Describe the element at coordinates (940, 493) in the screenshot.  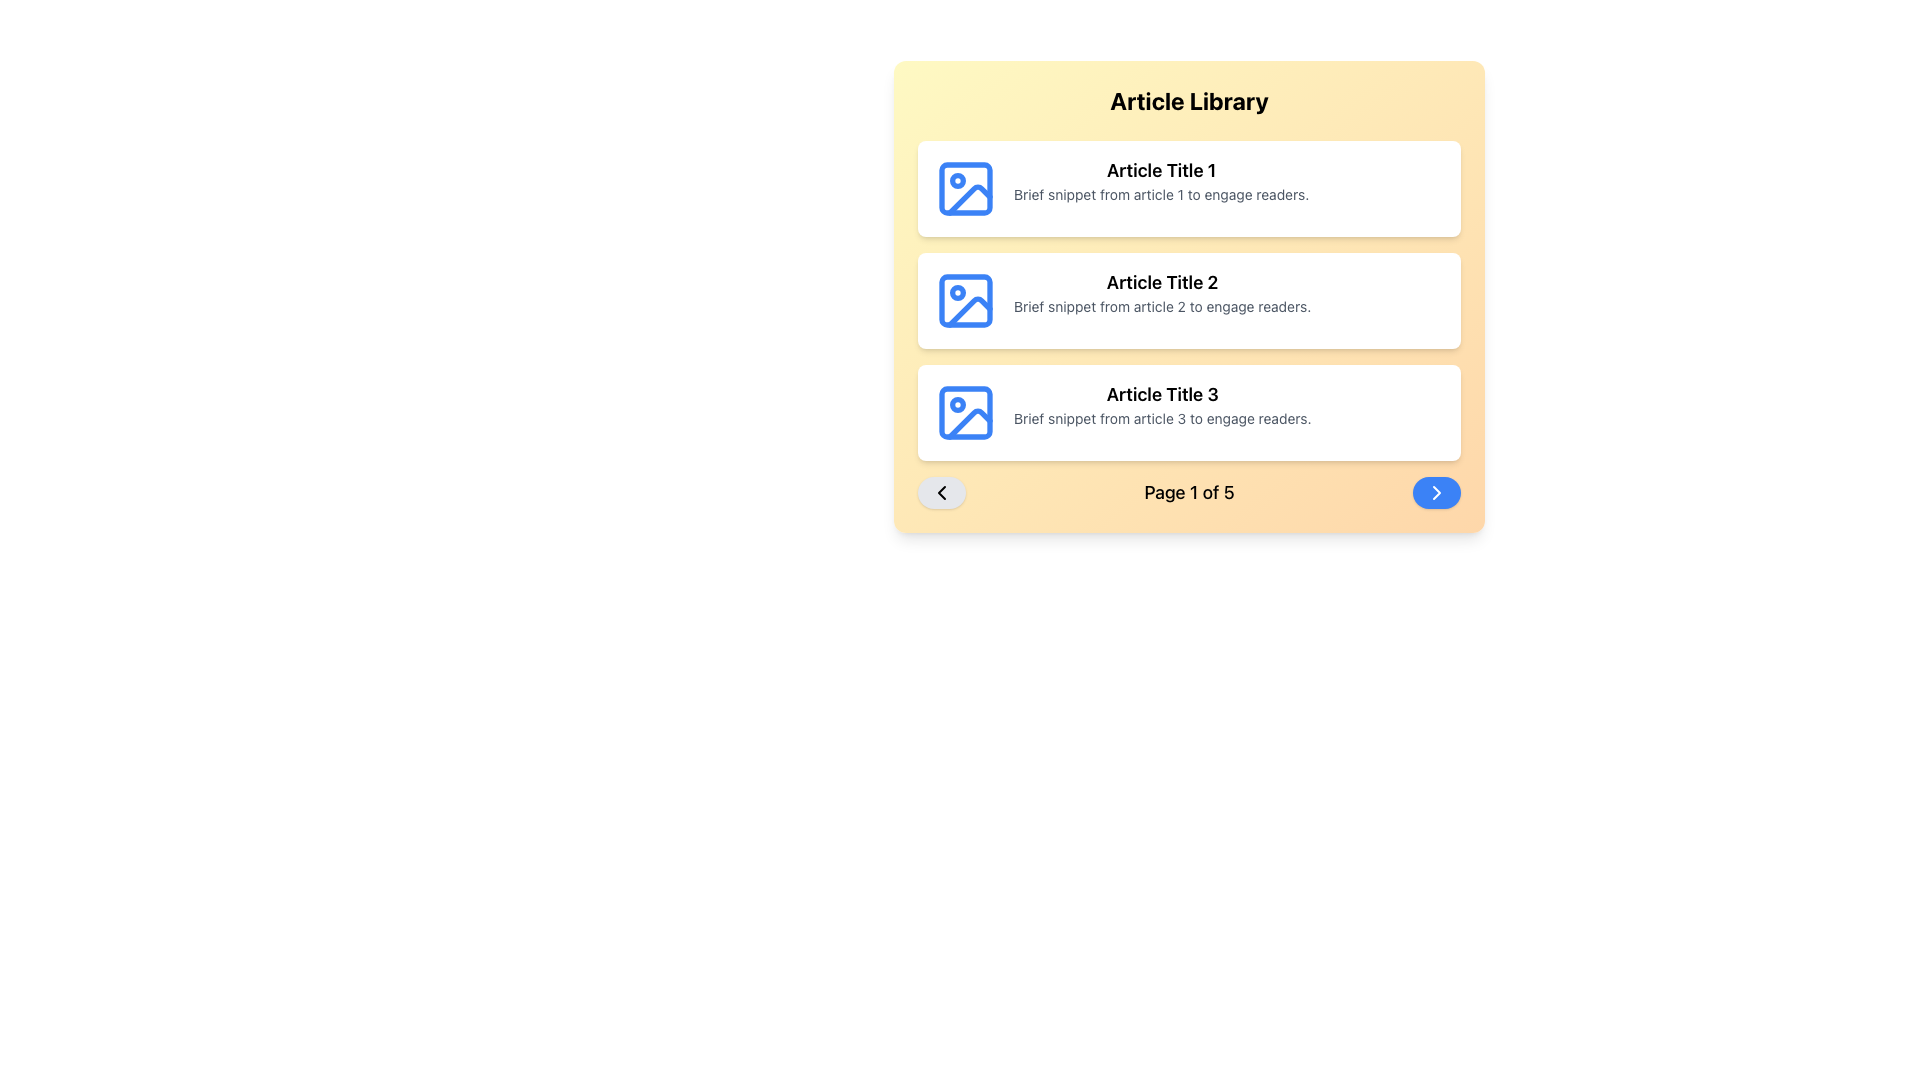
I see `the small, left-facing chevron arrow icon located to the left of the bottom navigation panel, which is part of a pagination or navigation interface` at that location.